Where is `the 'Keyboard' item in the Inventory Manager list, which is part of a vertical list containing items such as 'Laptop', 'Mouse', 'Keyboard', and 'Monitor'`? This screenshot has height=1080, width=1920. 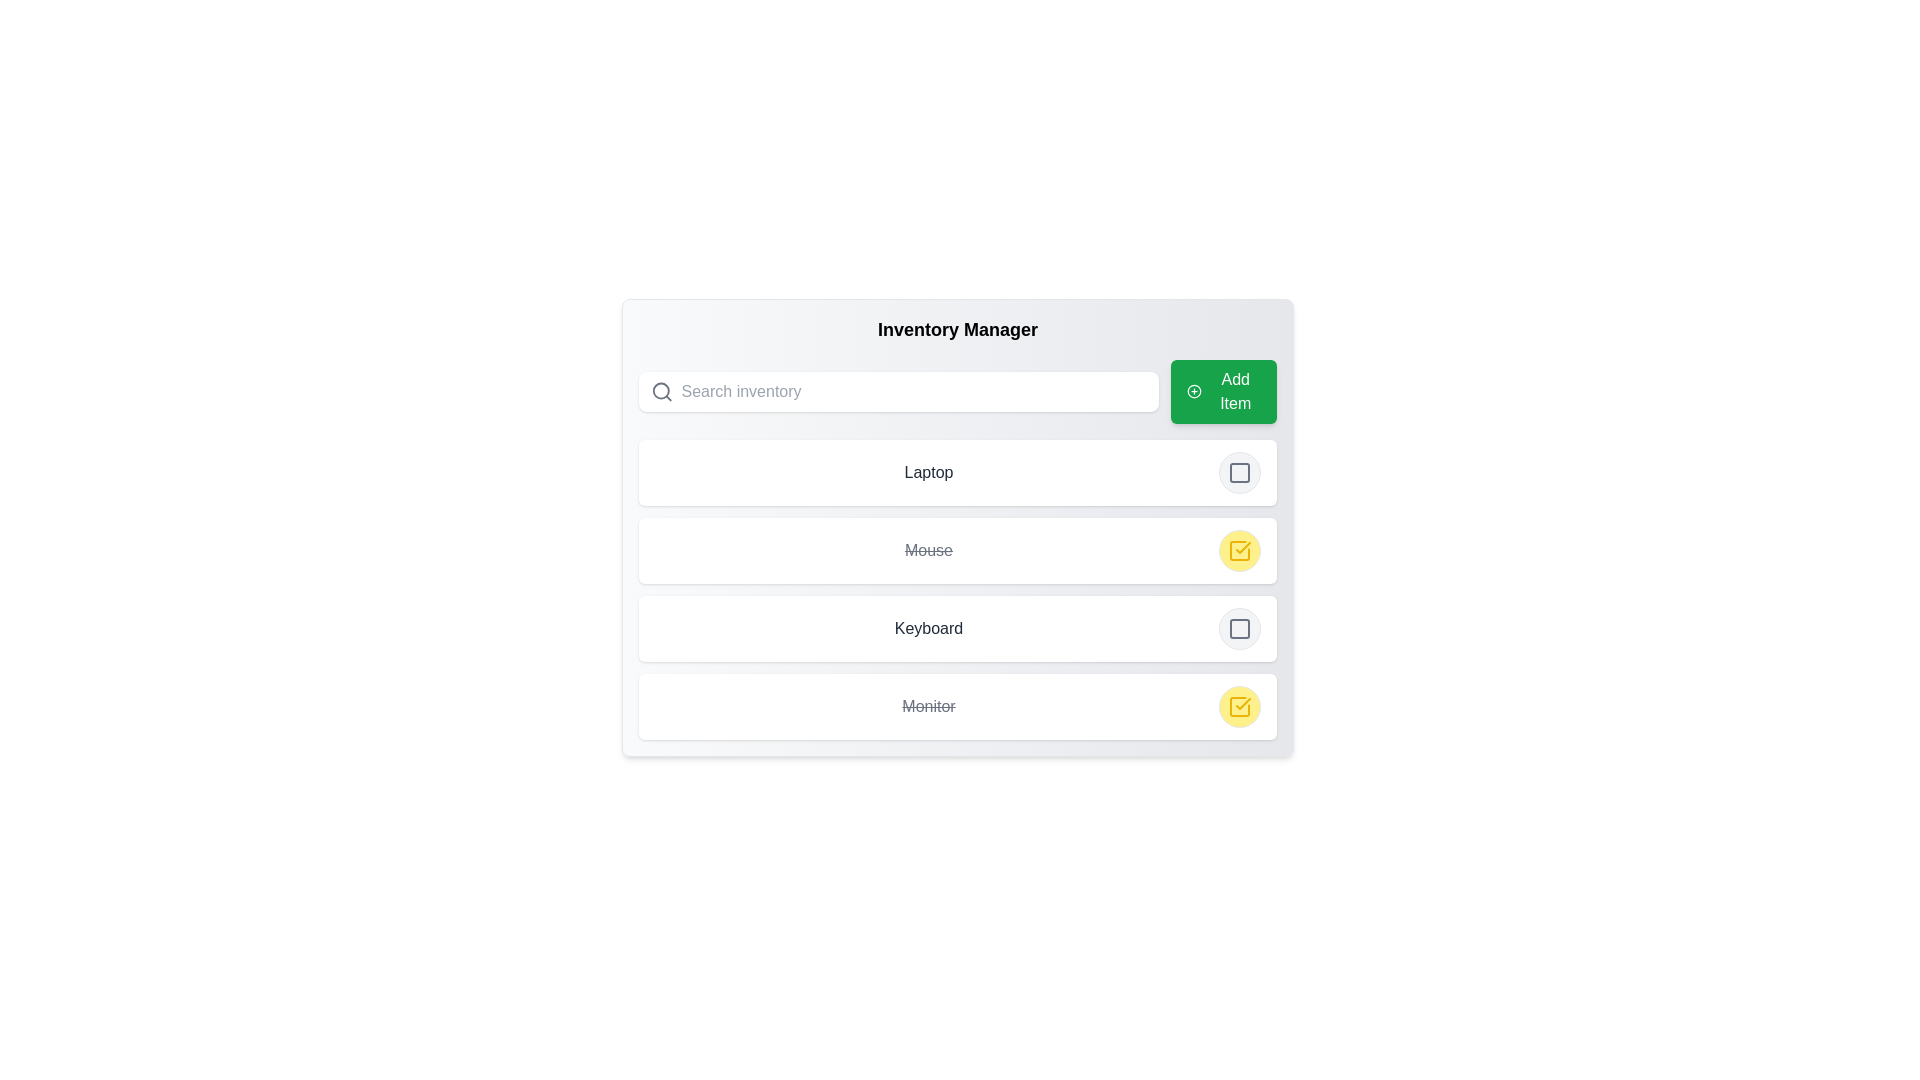 the 'Keyboard' item in the Inventory Manager list, which is part of a vertical list containing items such as 'Laptop', 'Mouse', 'Keyboard', and 'Monitor' is located at coordinates (957, 589).